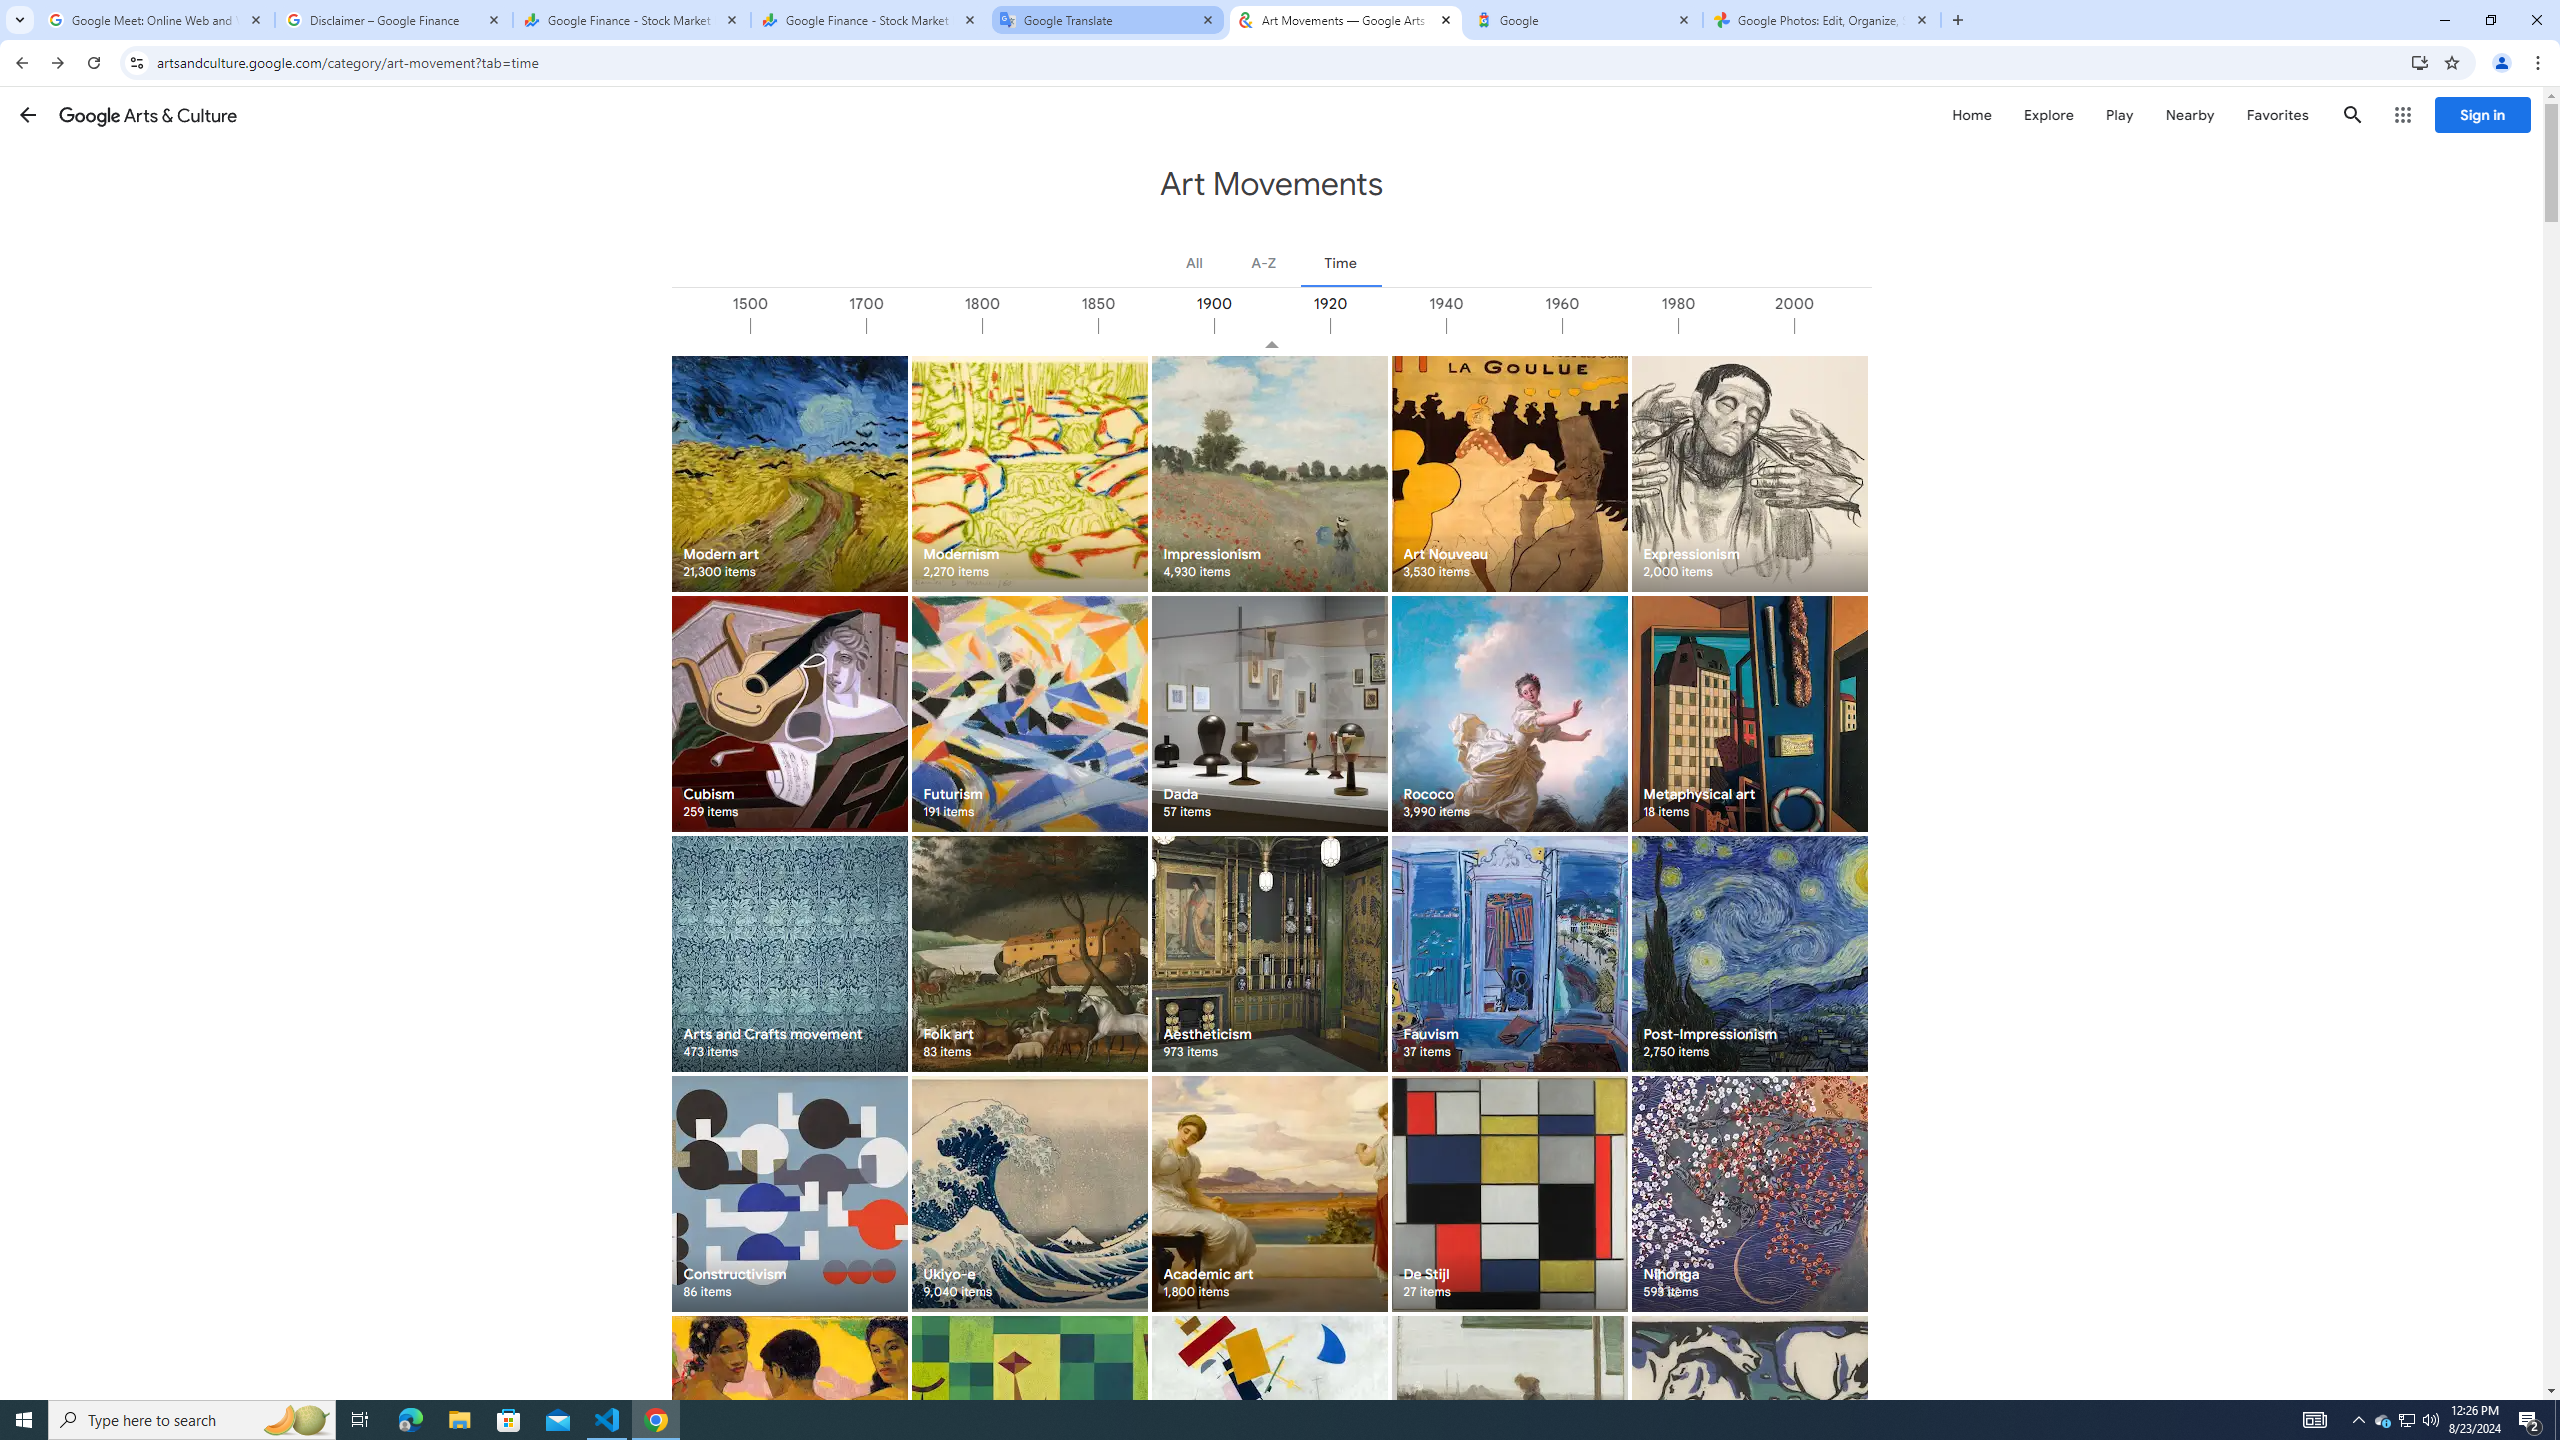  What do you see at coordinates (1268, 1433) in the screenshot?
I see `'Suprematism 212 items'` at bounding box center [1268, 1433].